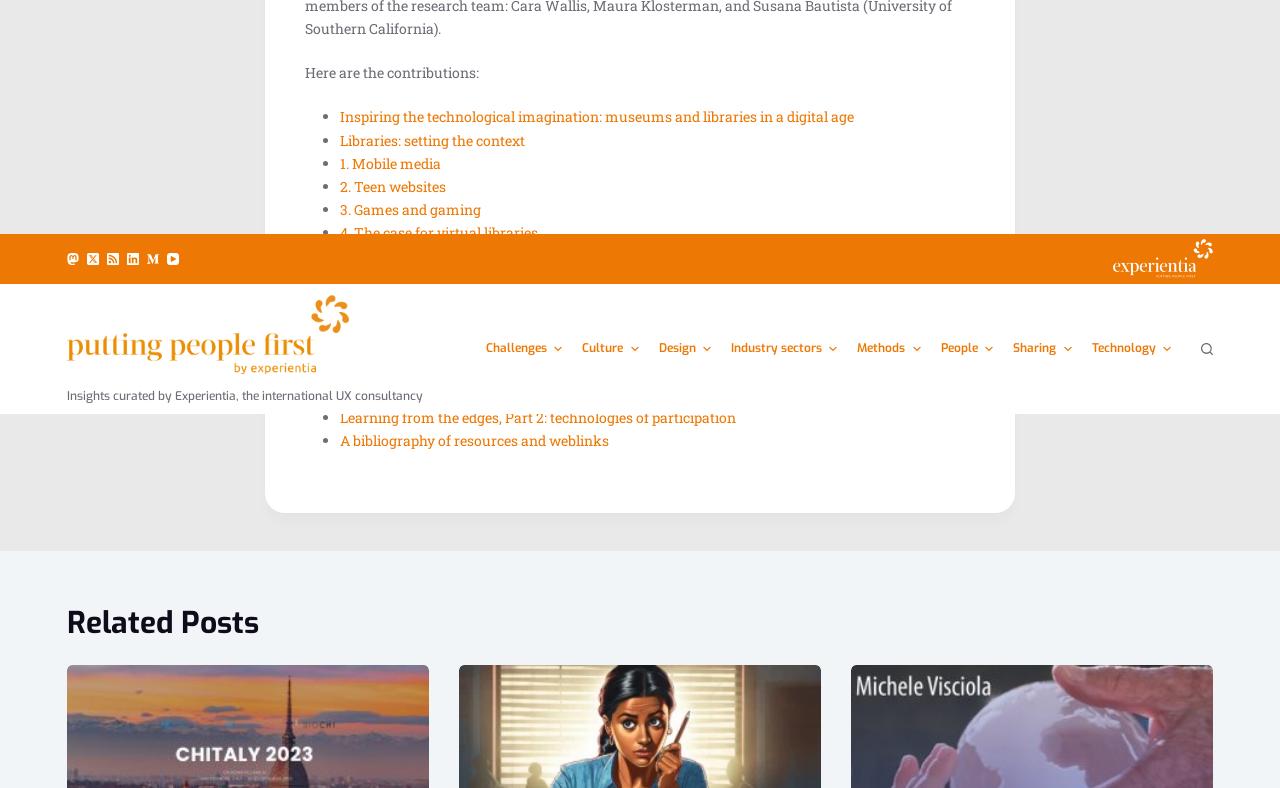 This screenshot has width=1280, height=788. I want to click on 'You must be', so click(306, 395).